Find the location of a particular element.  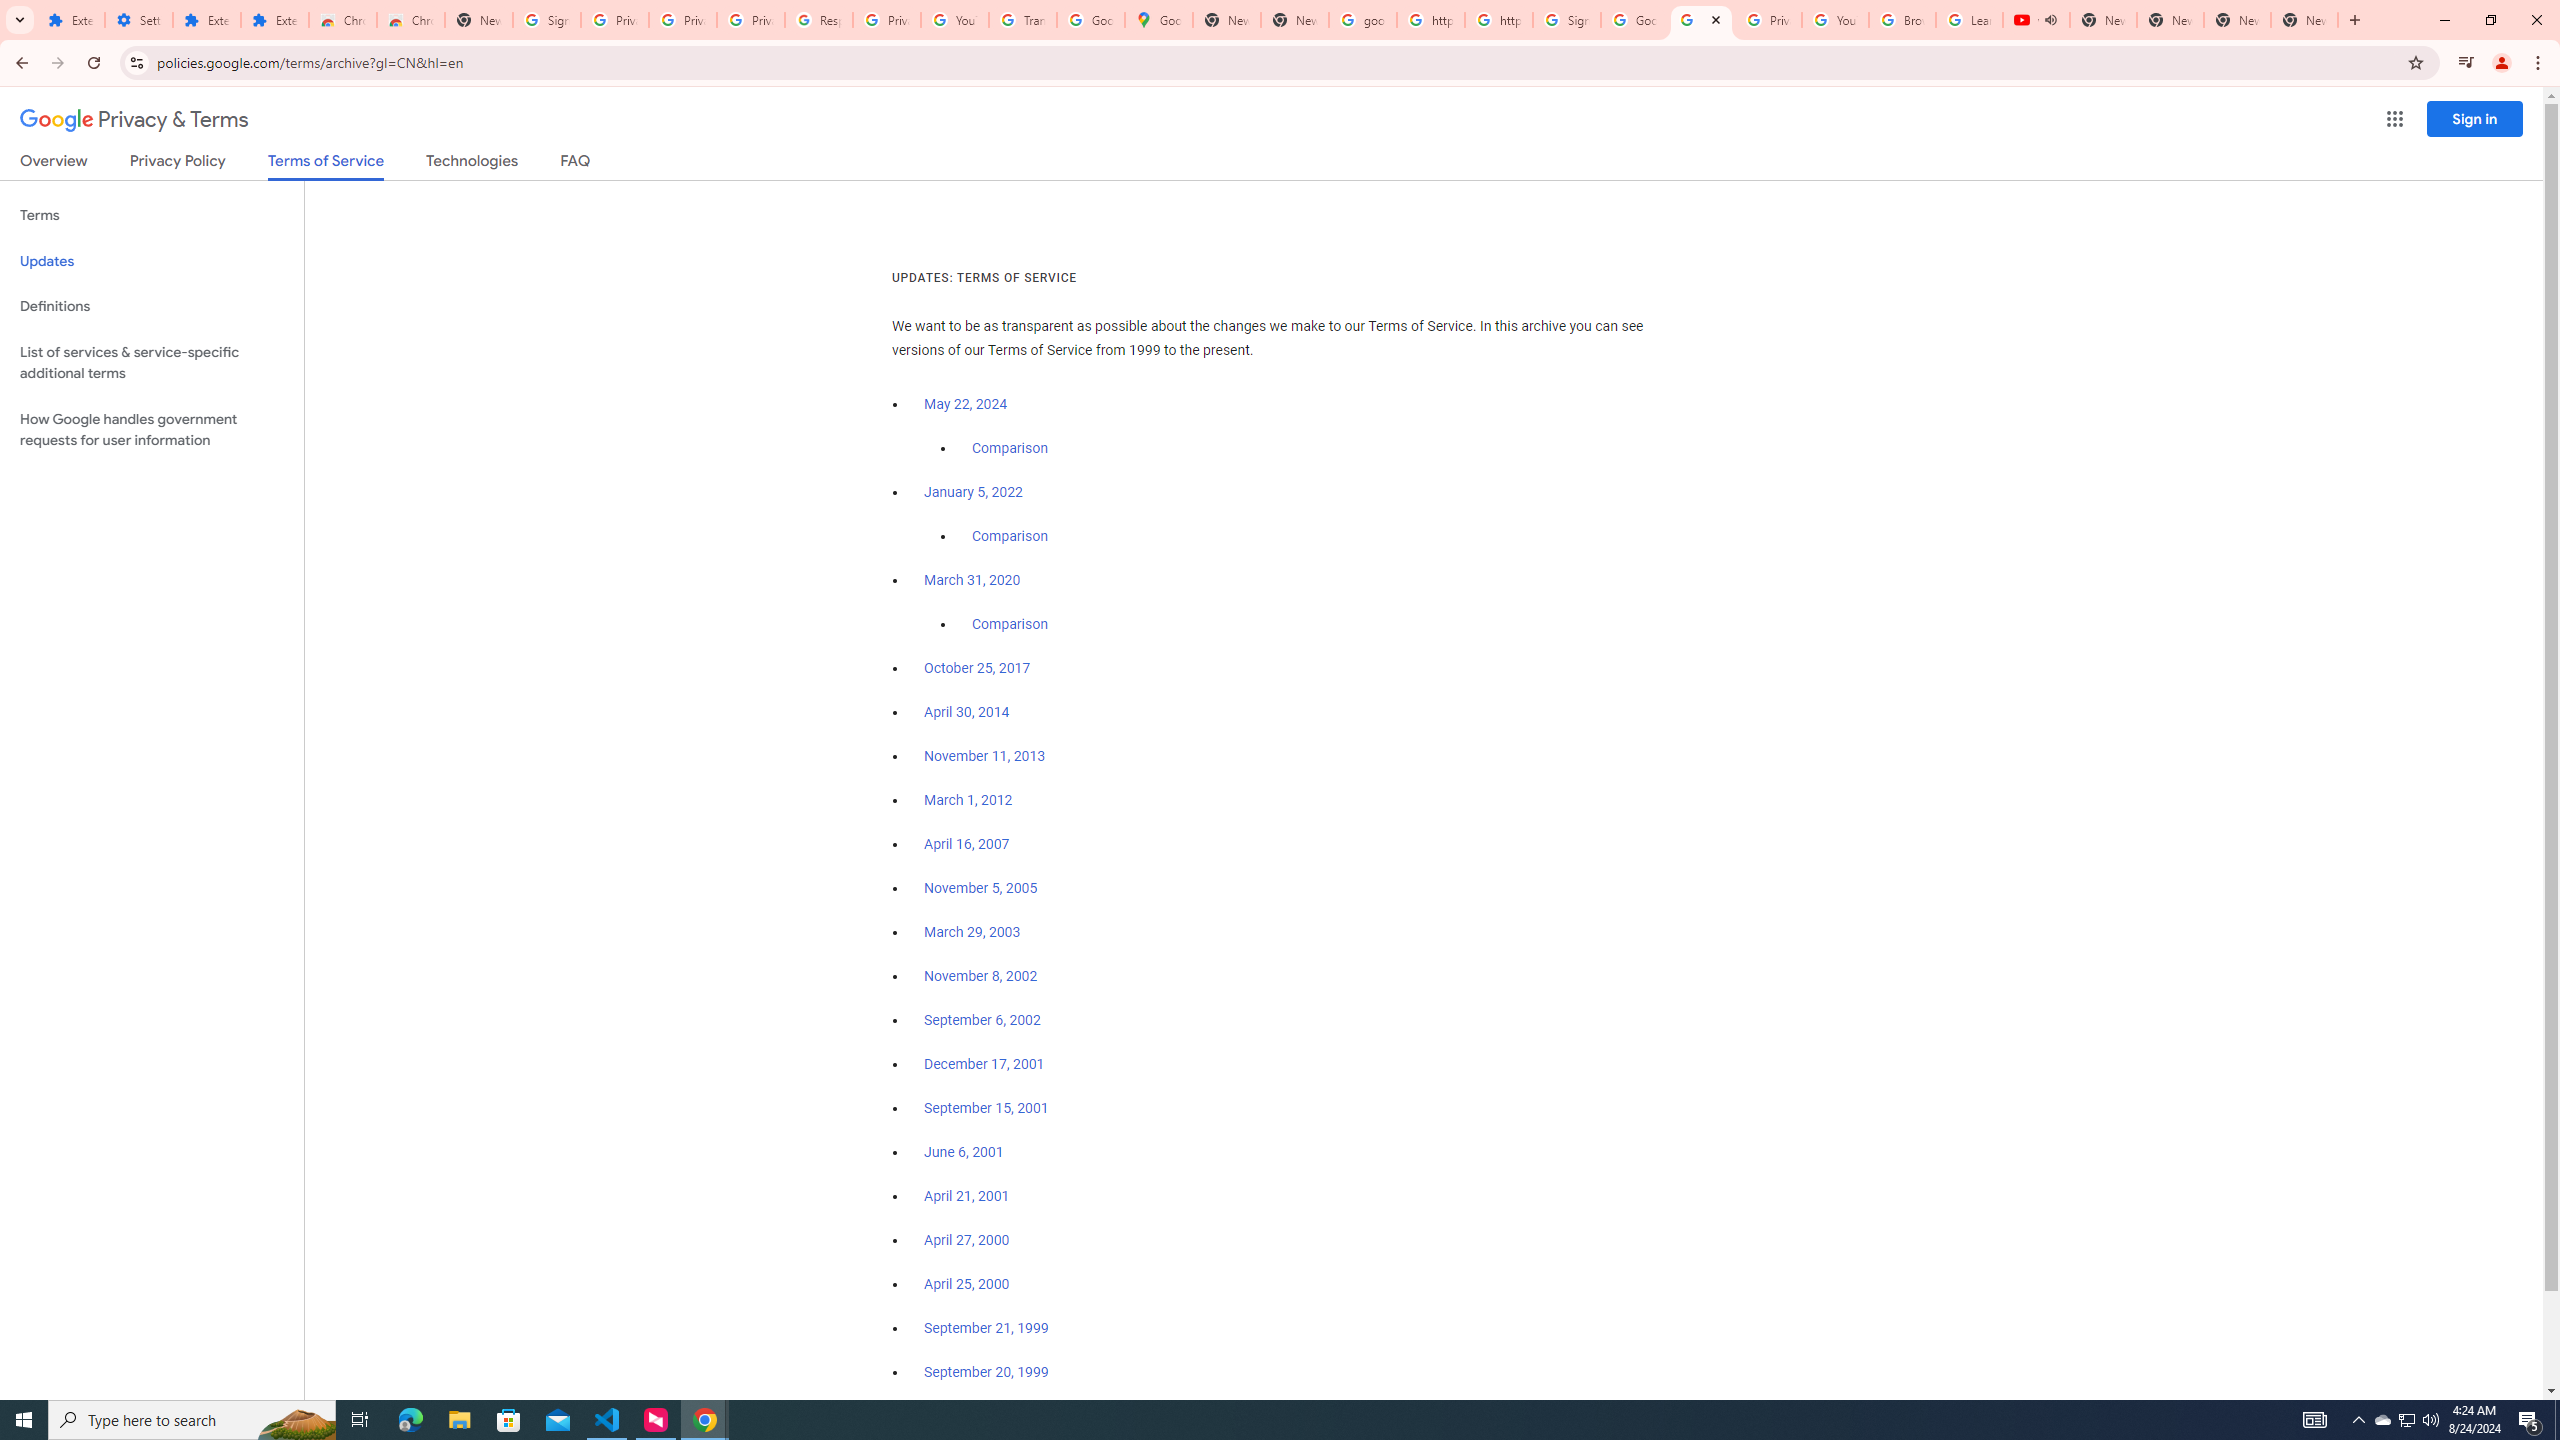

'YouTube' is located at coordinates (1834, 19).